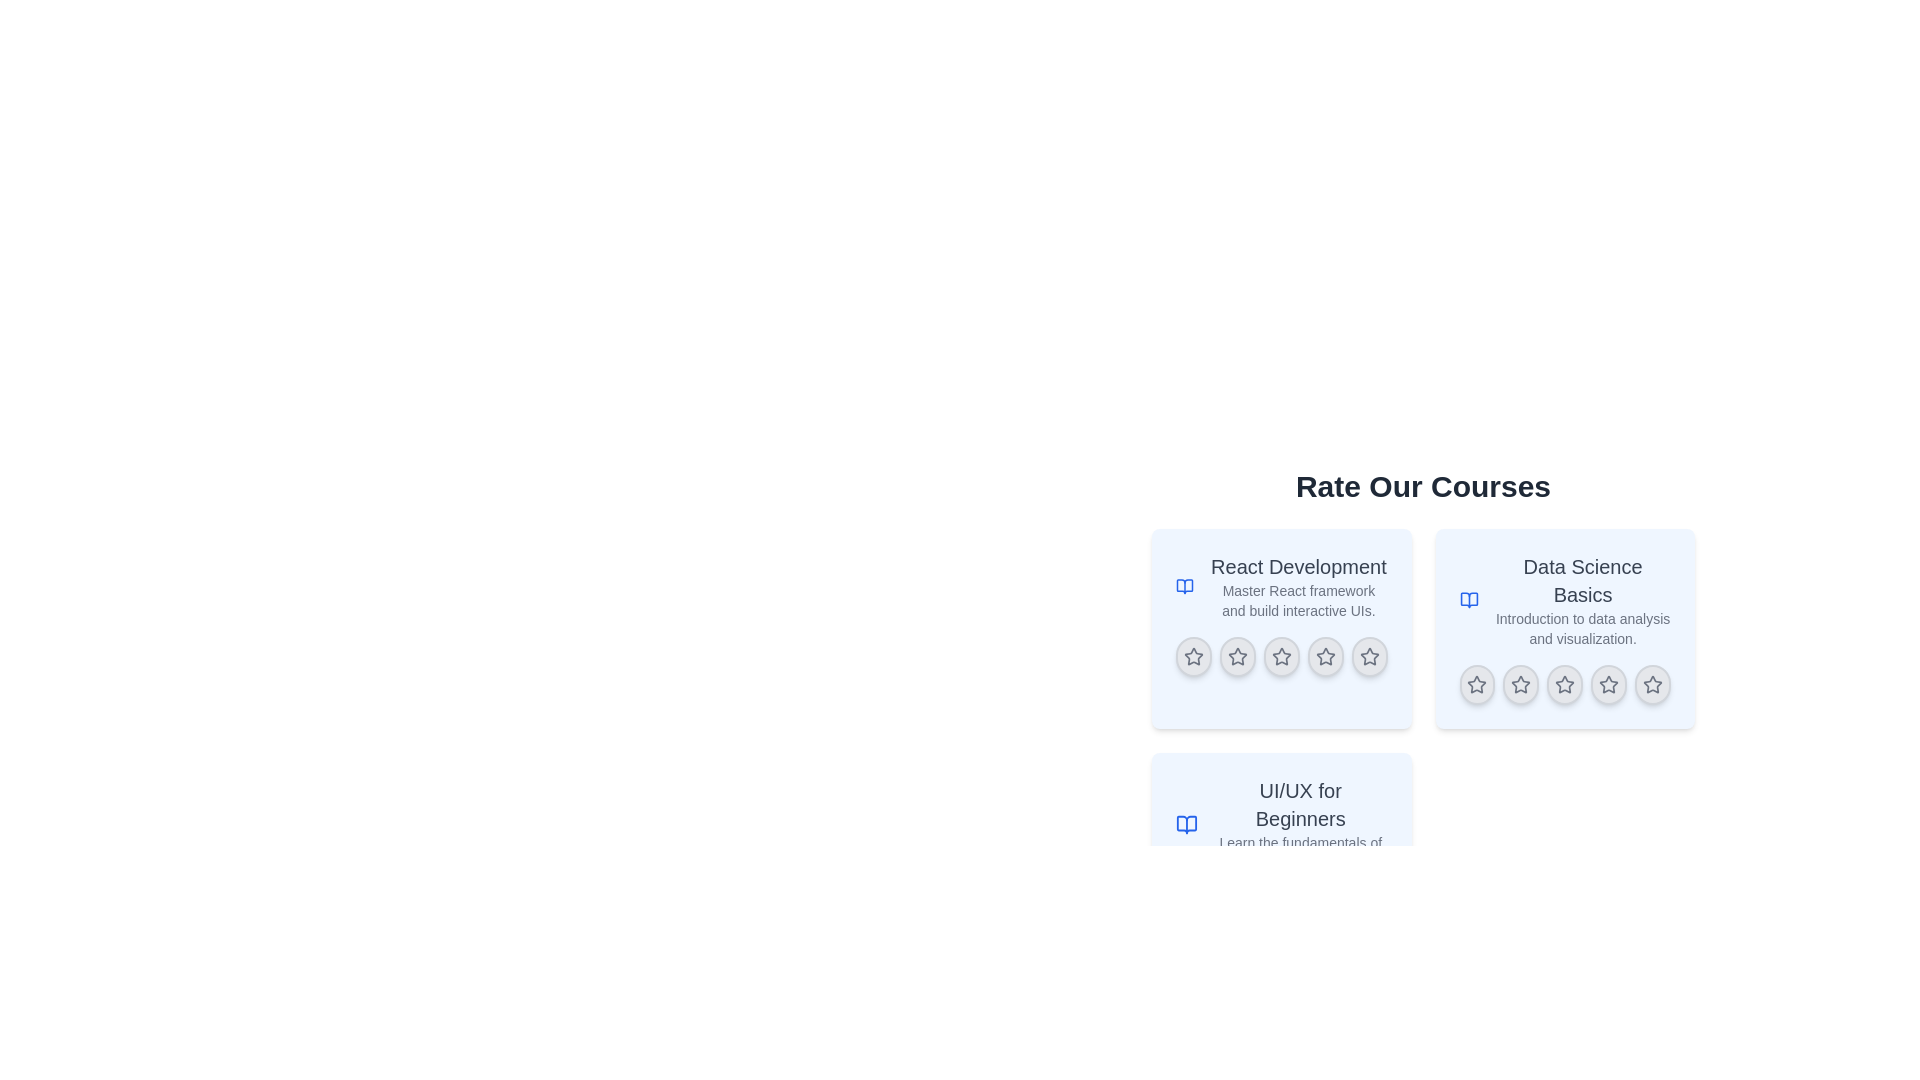 The image size is (1920, 1080). Describe the element at coordinates (1477, 683) in the screenshot. I see `the first star icon` at that location.